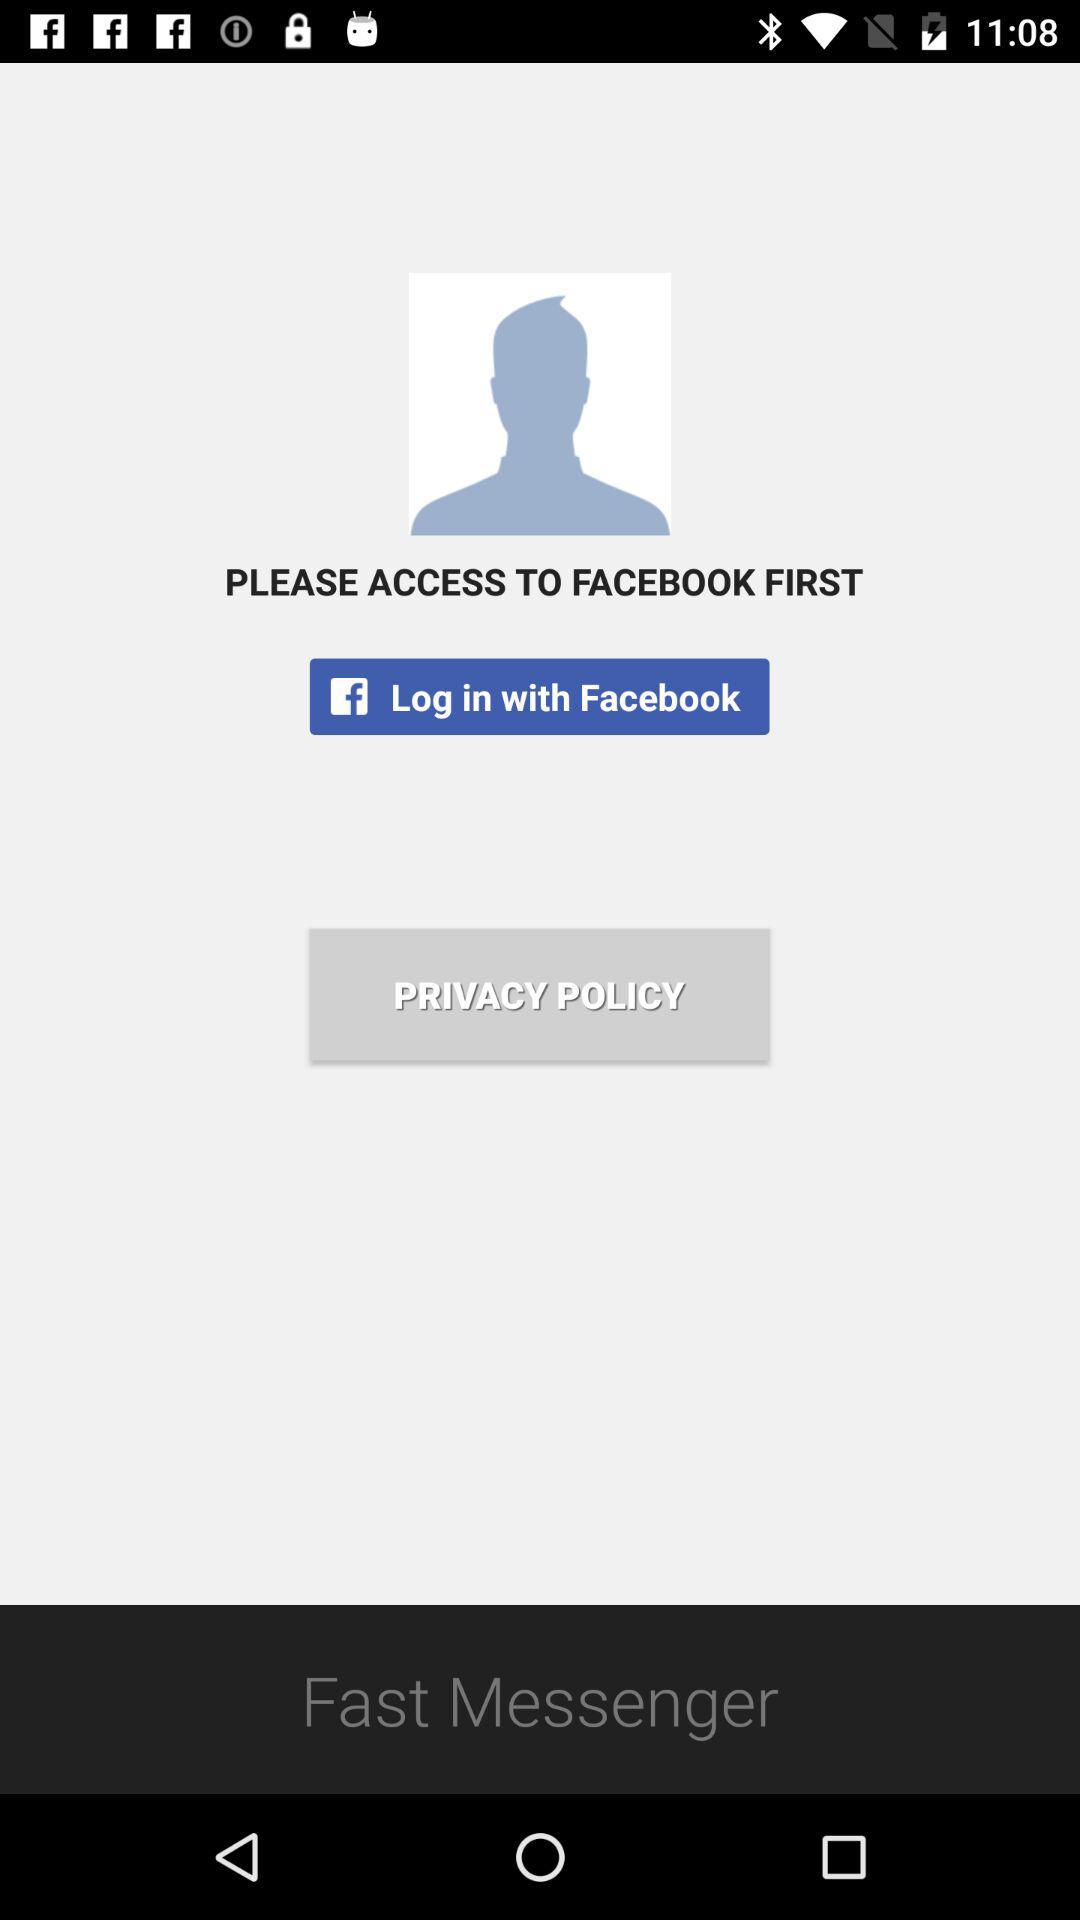 The width and height of the screenshot is (1080, 1920). Describe the element at coordinates (540, 1698) in the screenshot. I see `button below privacy policy button` at that location.